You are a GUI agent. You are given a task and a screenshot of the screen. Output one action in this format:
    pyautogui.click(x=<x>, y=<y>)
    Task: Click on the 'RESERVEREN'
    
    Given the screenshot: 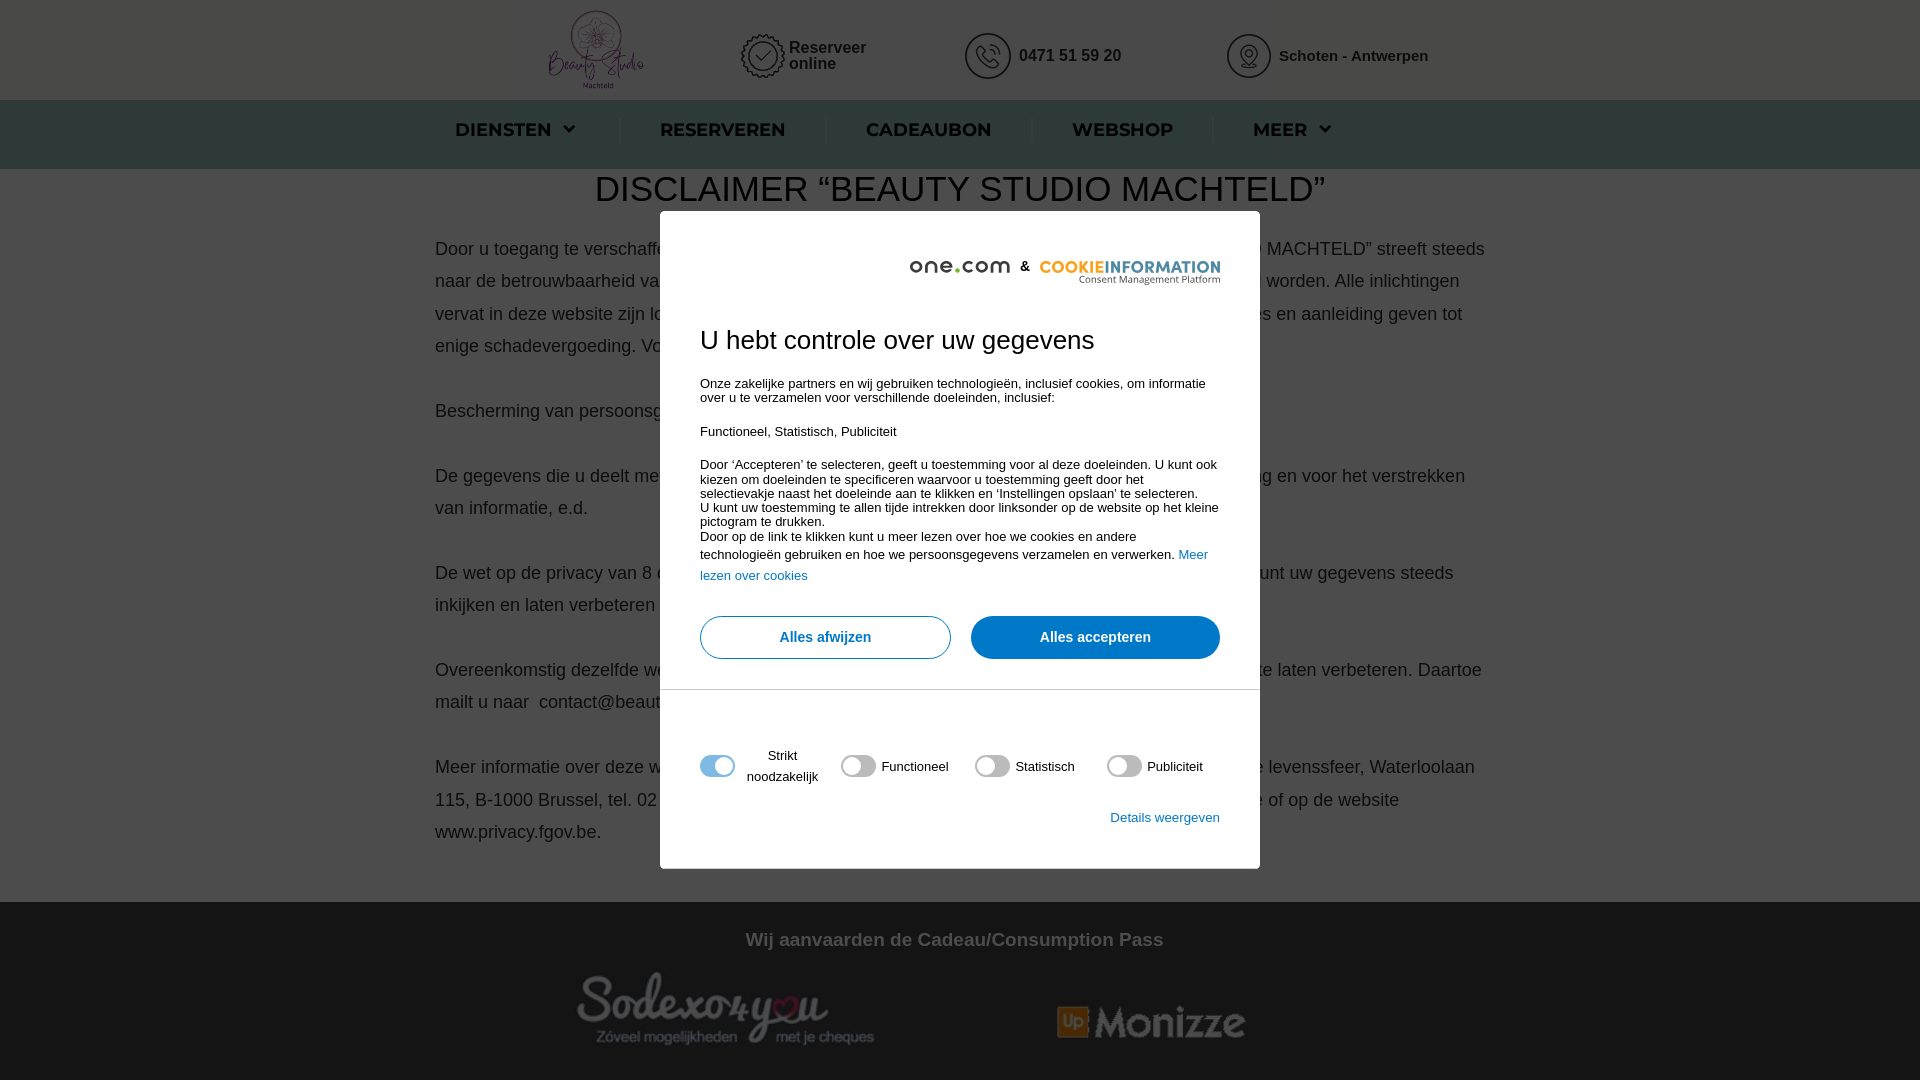 What is the action you would take?
    pyautogui.click(x=722, y=130)
    